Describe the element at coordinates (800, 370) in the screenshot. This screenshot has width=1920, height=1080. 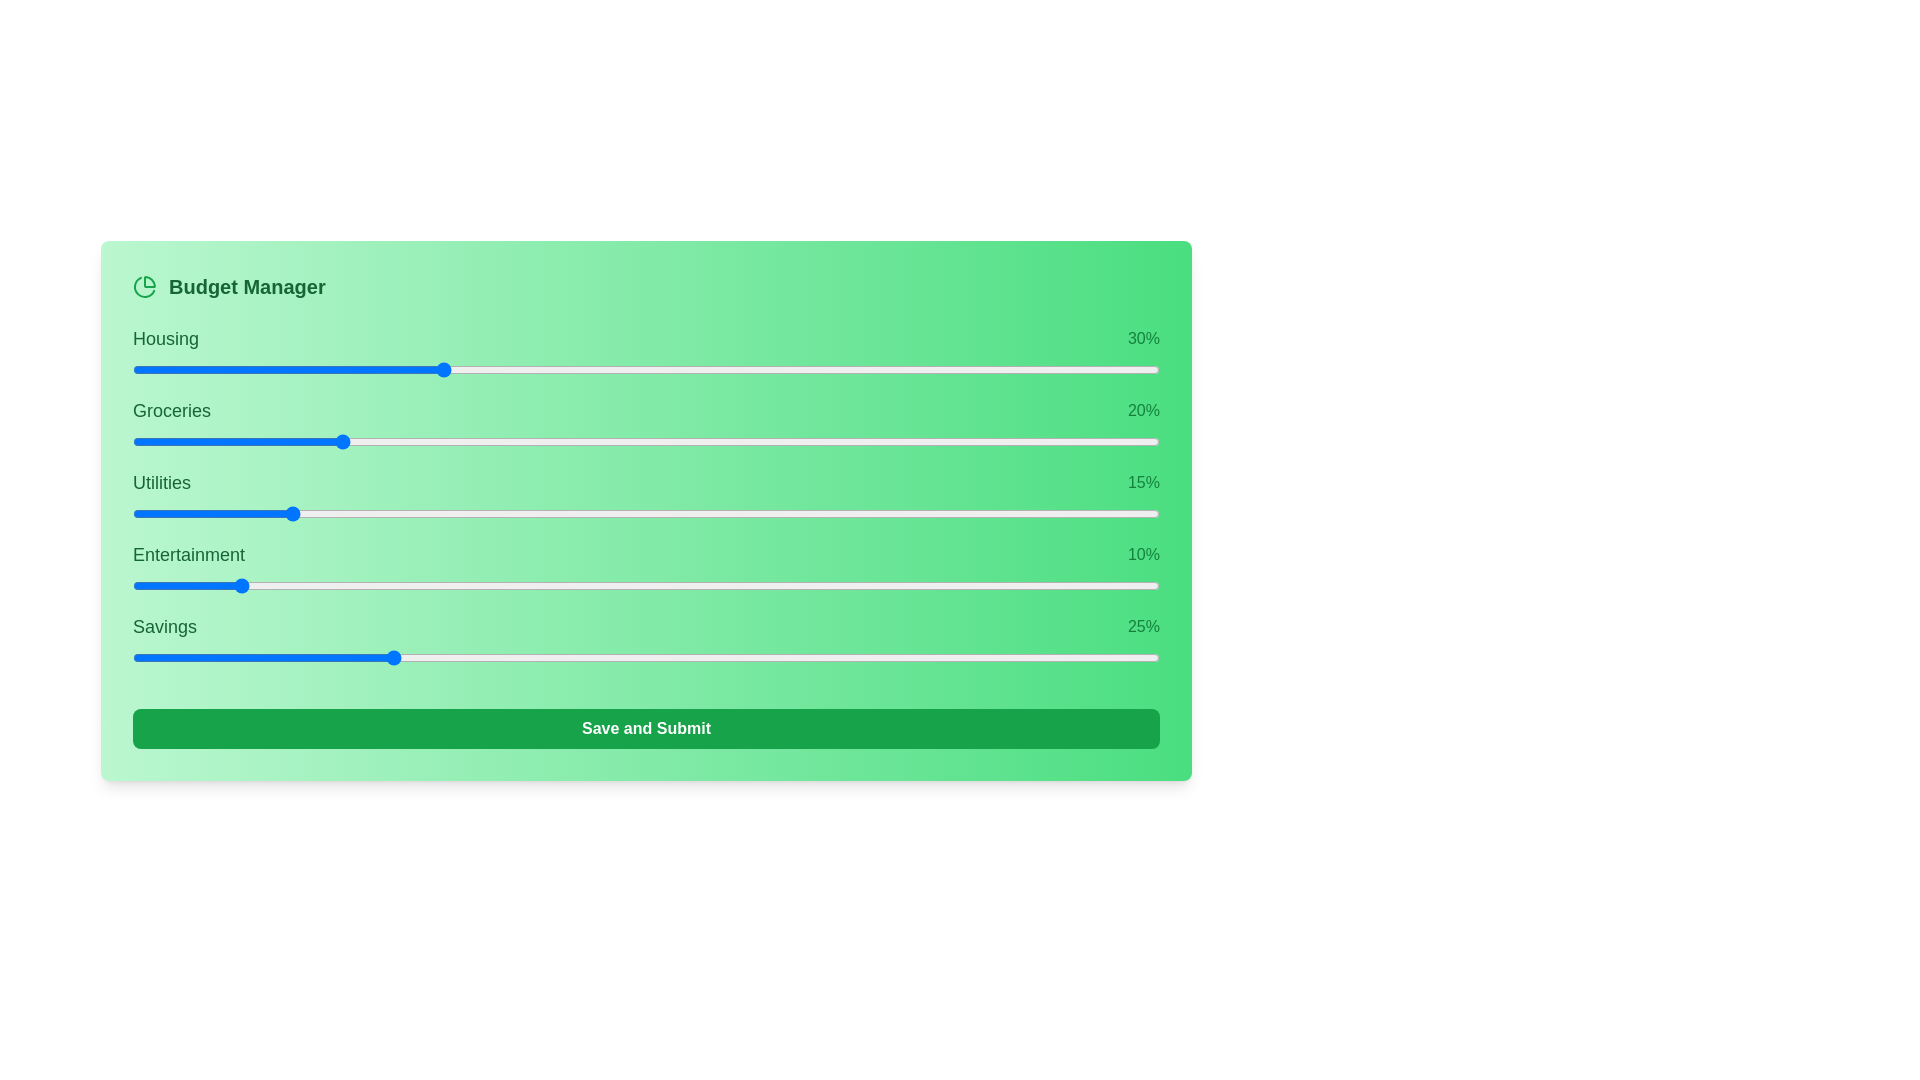
I see `the slider for 0 to 30% allocation` at that location.